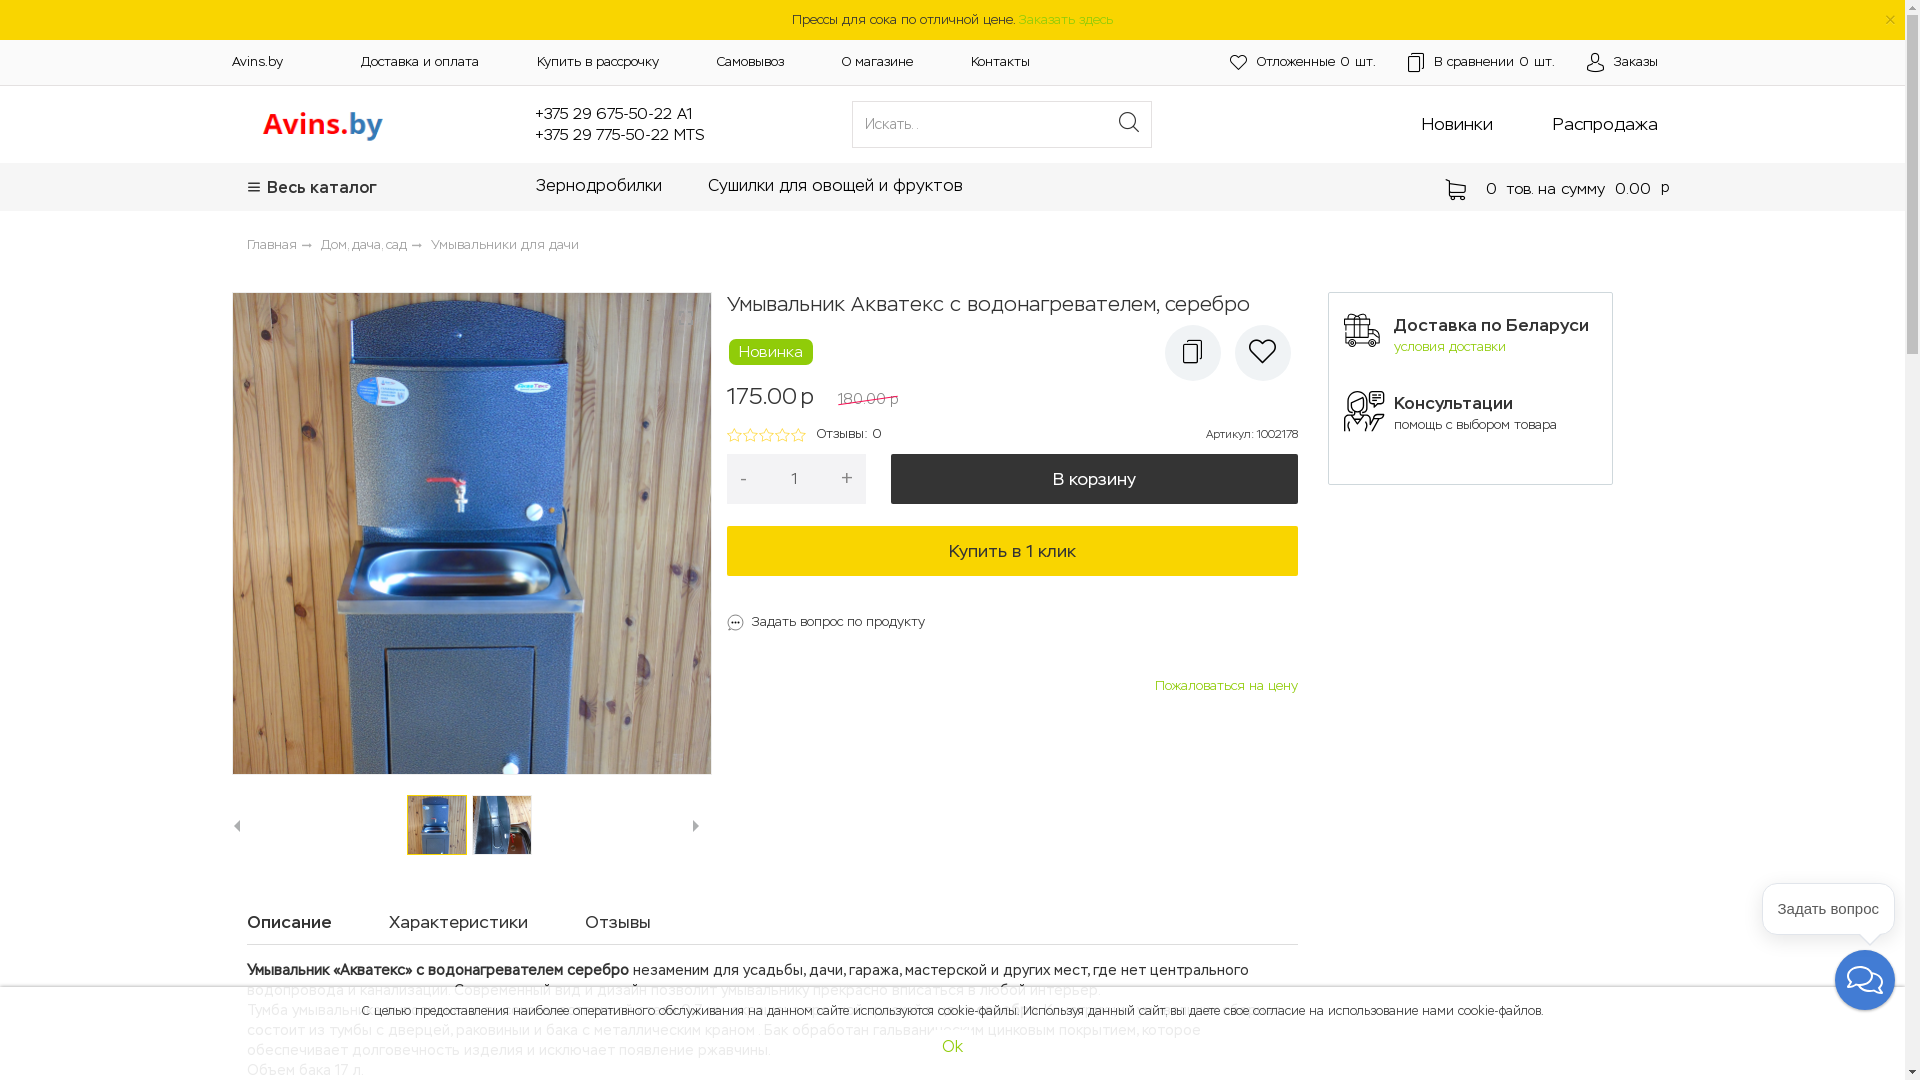  What do you see at coordinates (930, 1045) in the screenshot?
I see `'Ok'` at bounding box center [930, 1045].